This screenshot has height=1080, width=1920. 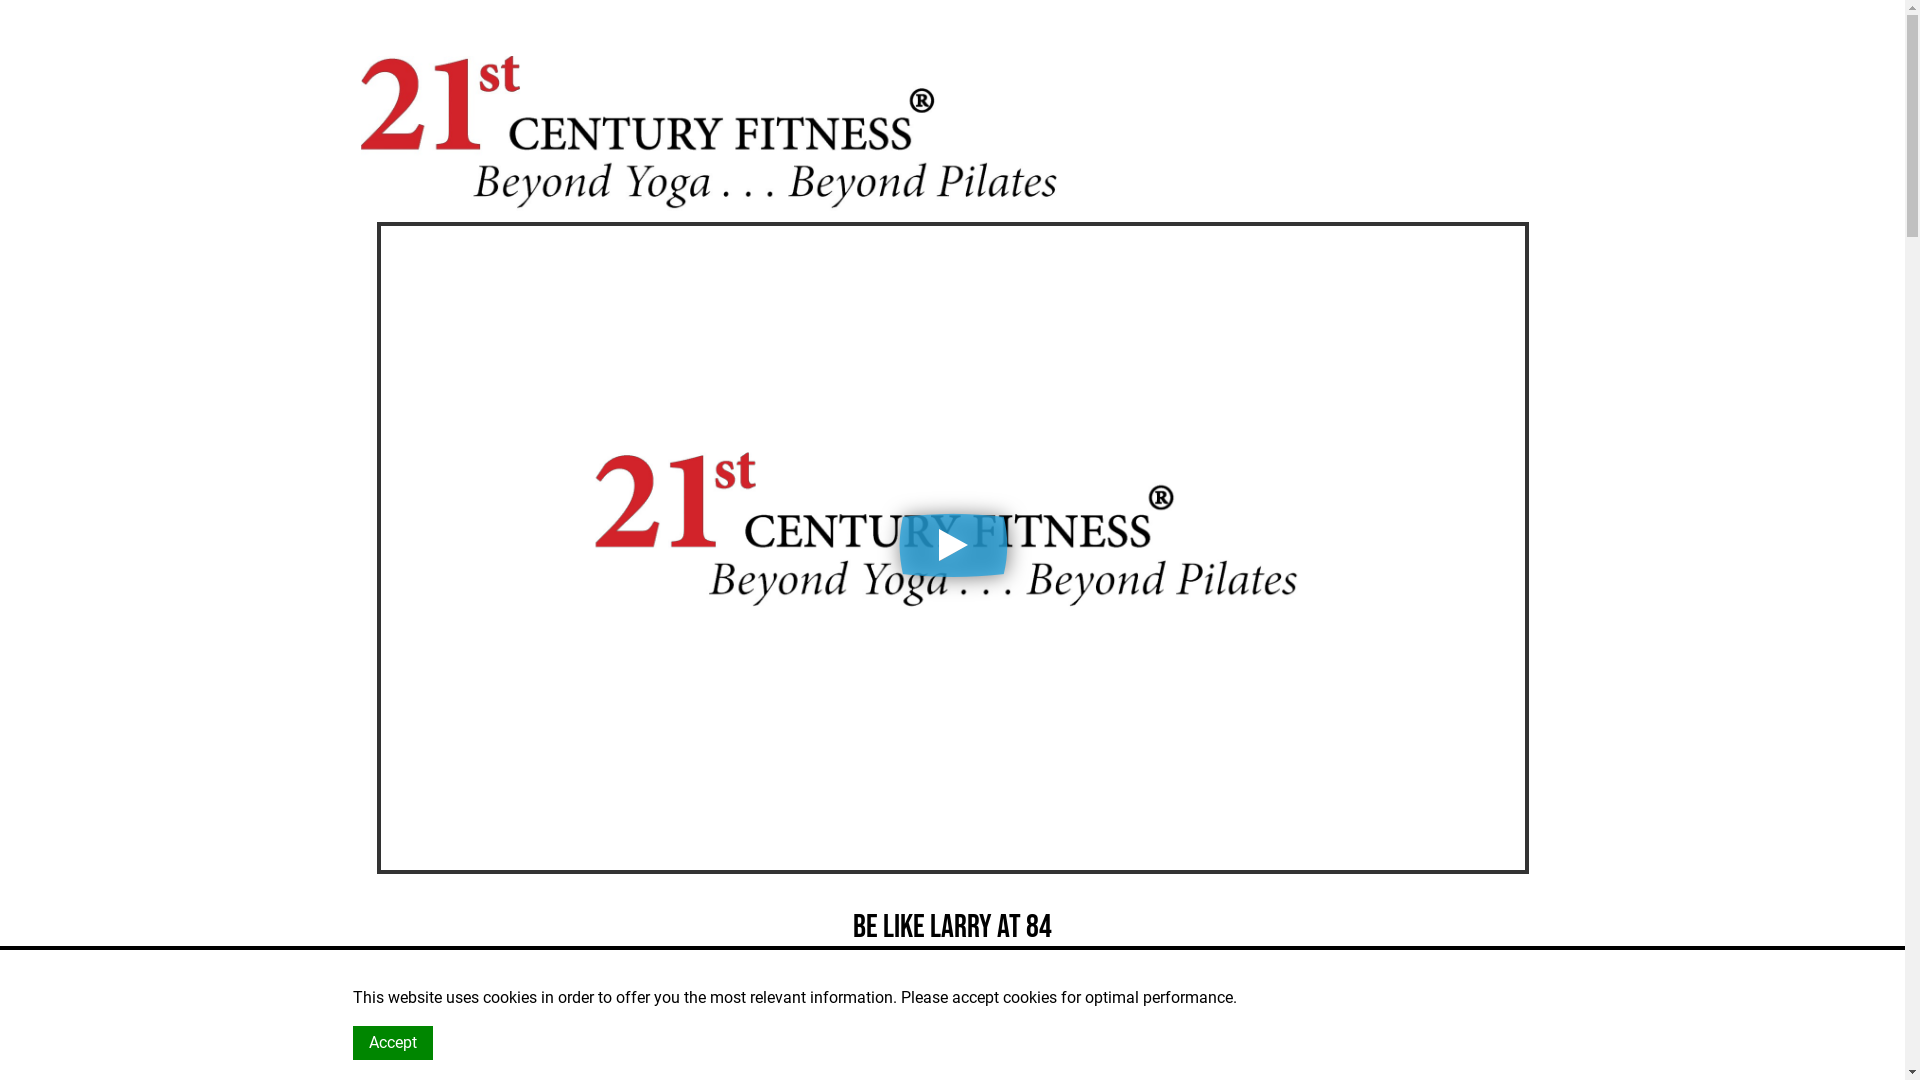 I want to click on 'Accept', so click(x=392, y=1041).